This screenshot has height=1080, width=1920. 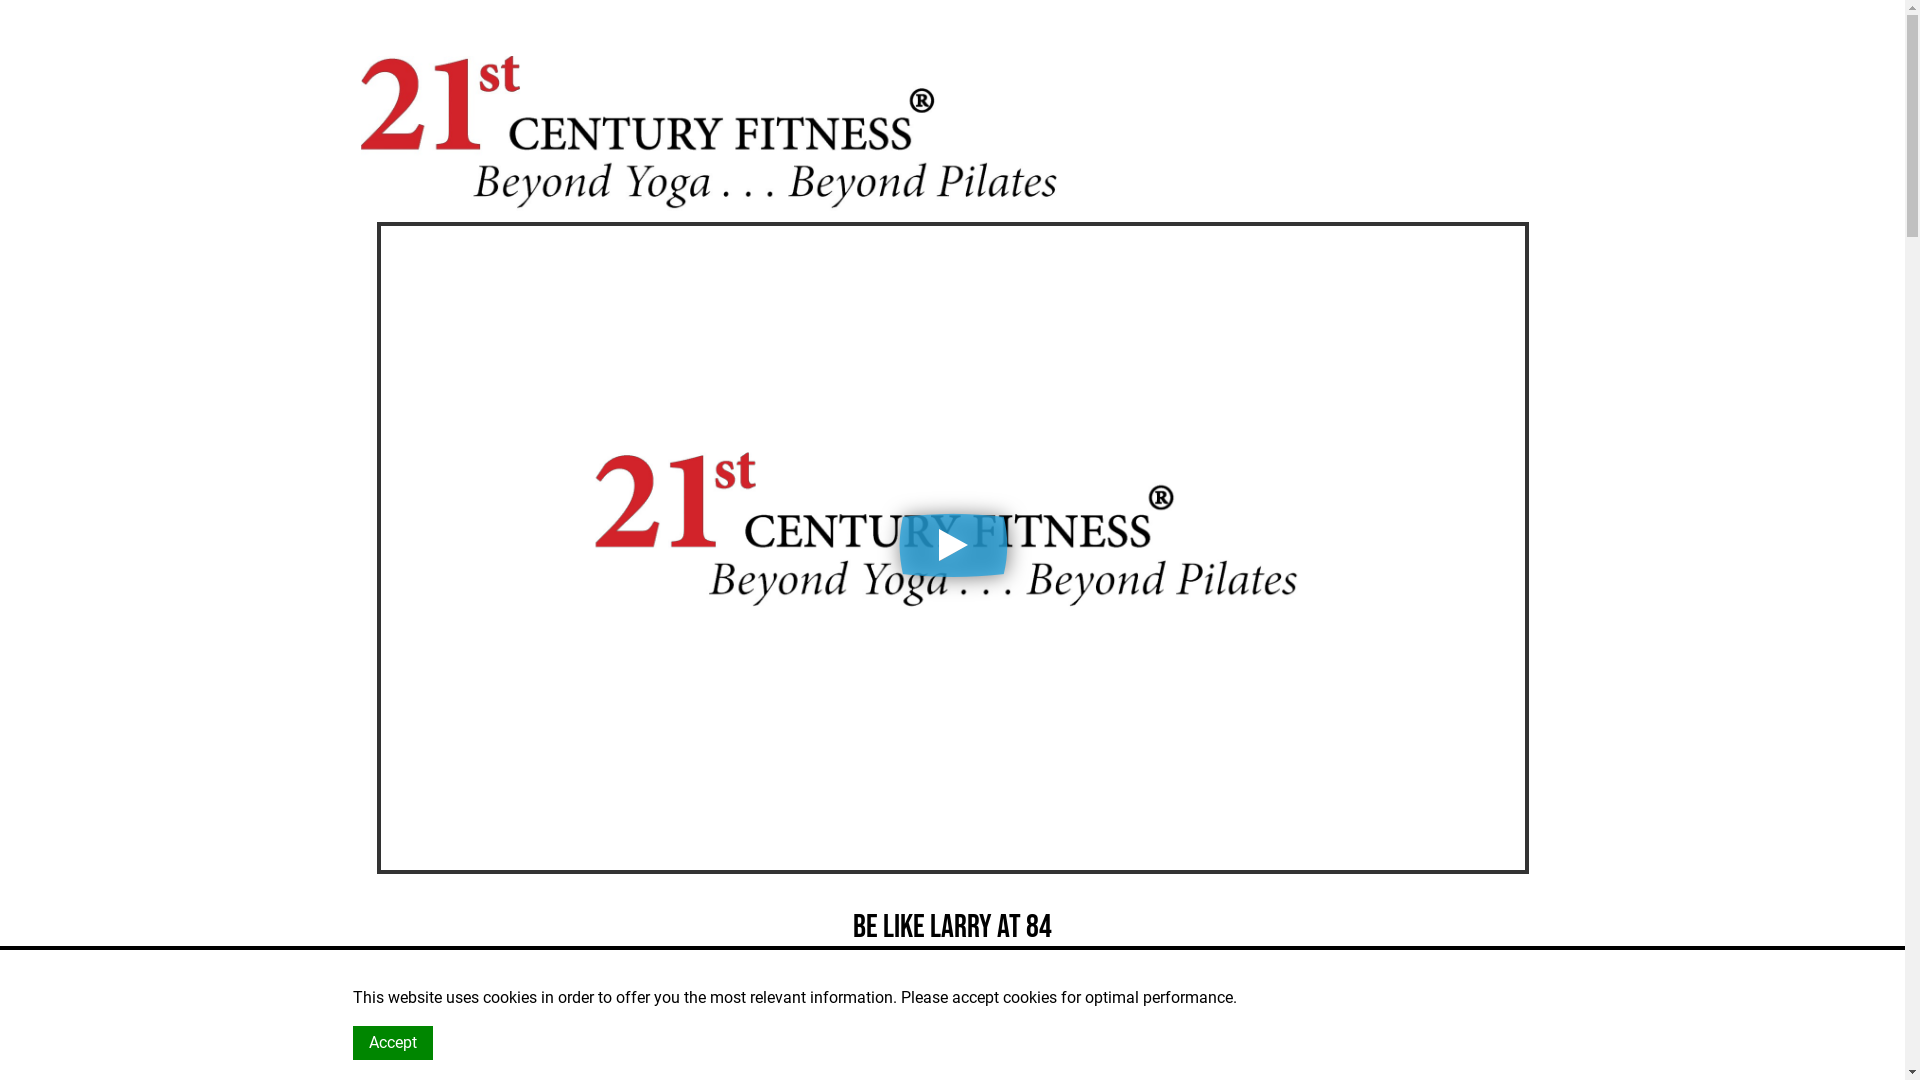 I want to click on 'Accept', so click(x=392, y=1041).